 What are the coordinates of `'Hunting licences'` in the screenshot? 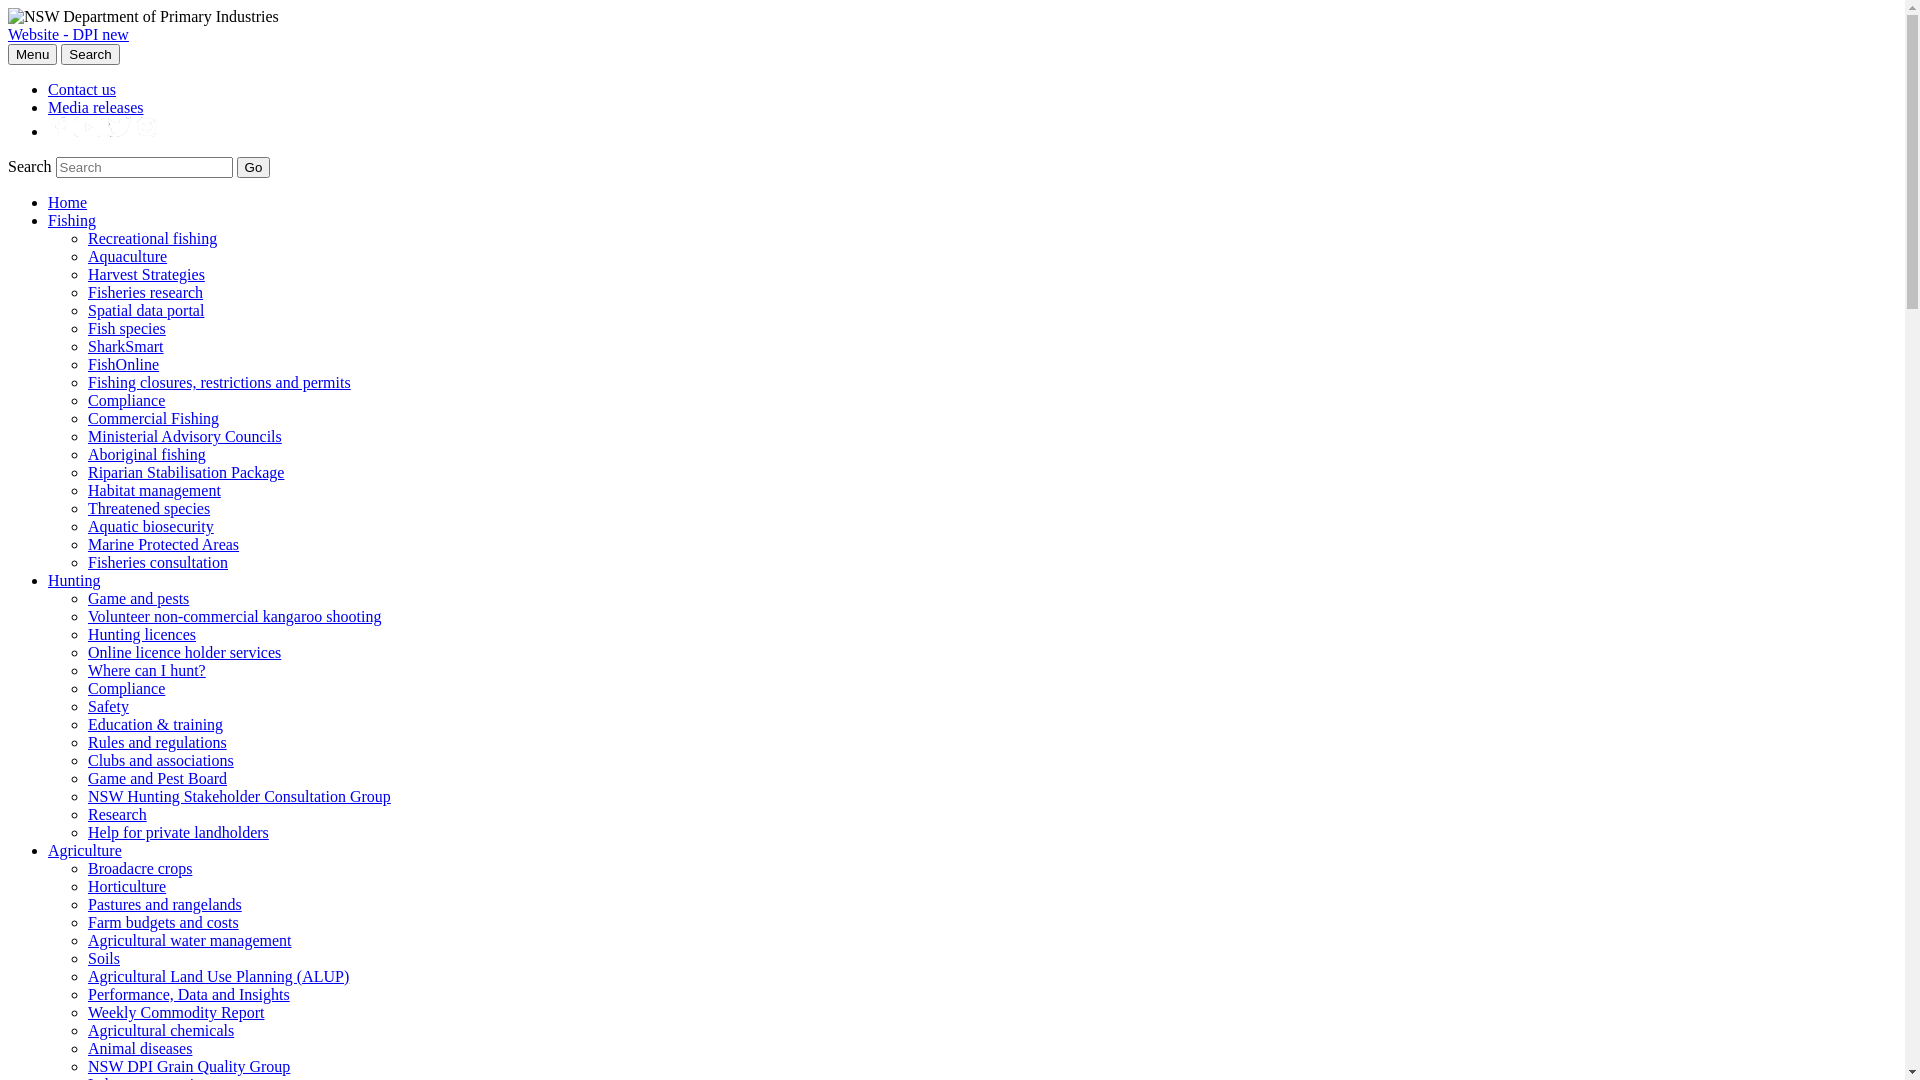 It's located at (141, 634).